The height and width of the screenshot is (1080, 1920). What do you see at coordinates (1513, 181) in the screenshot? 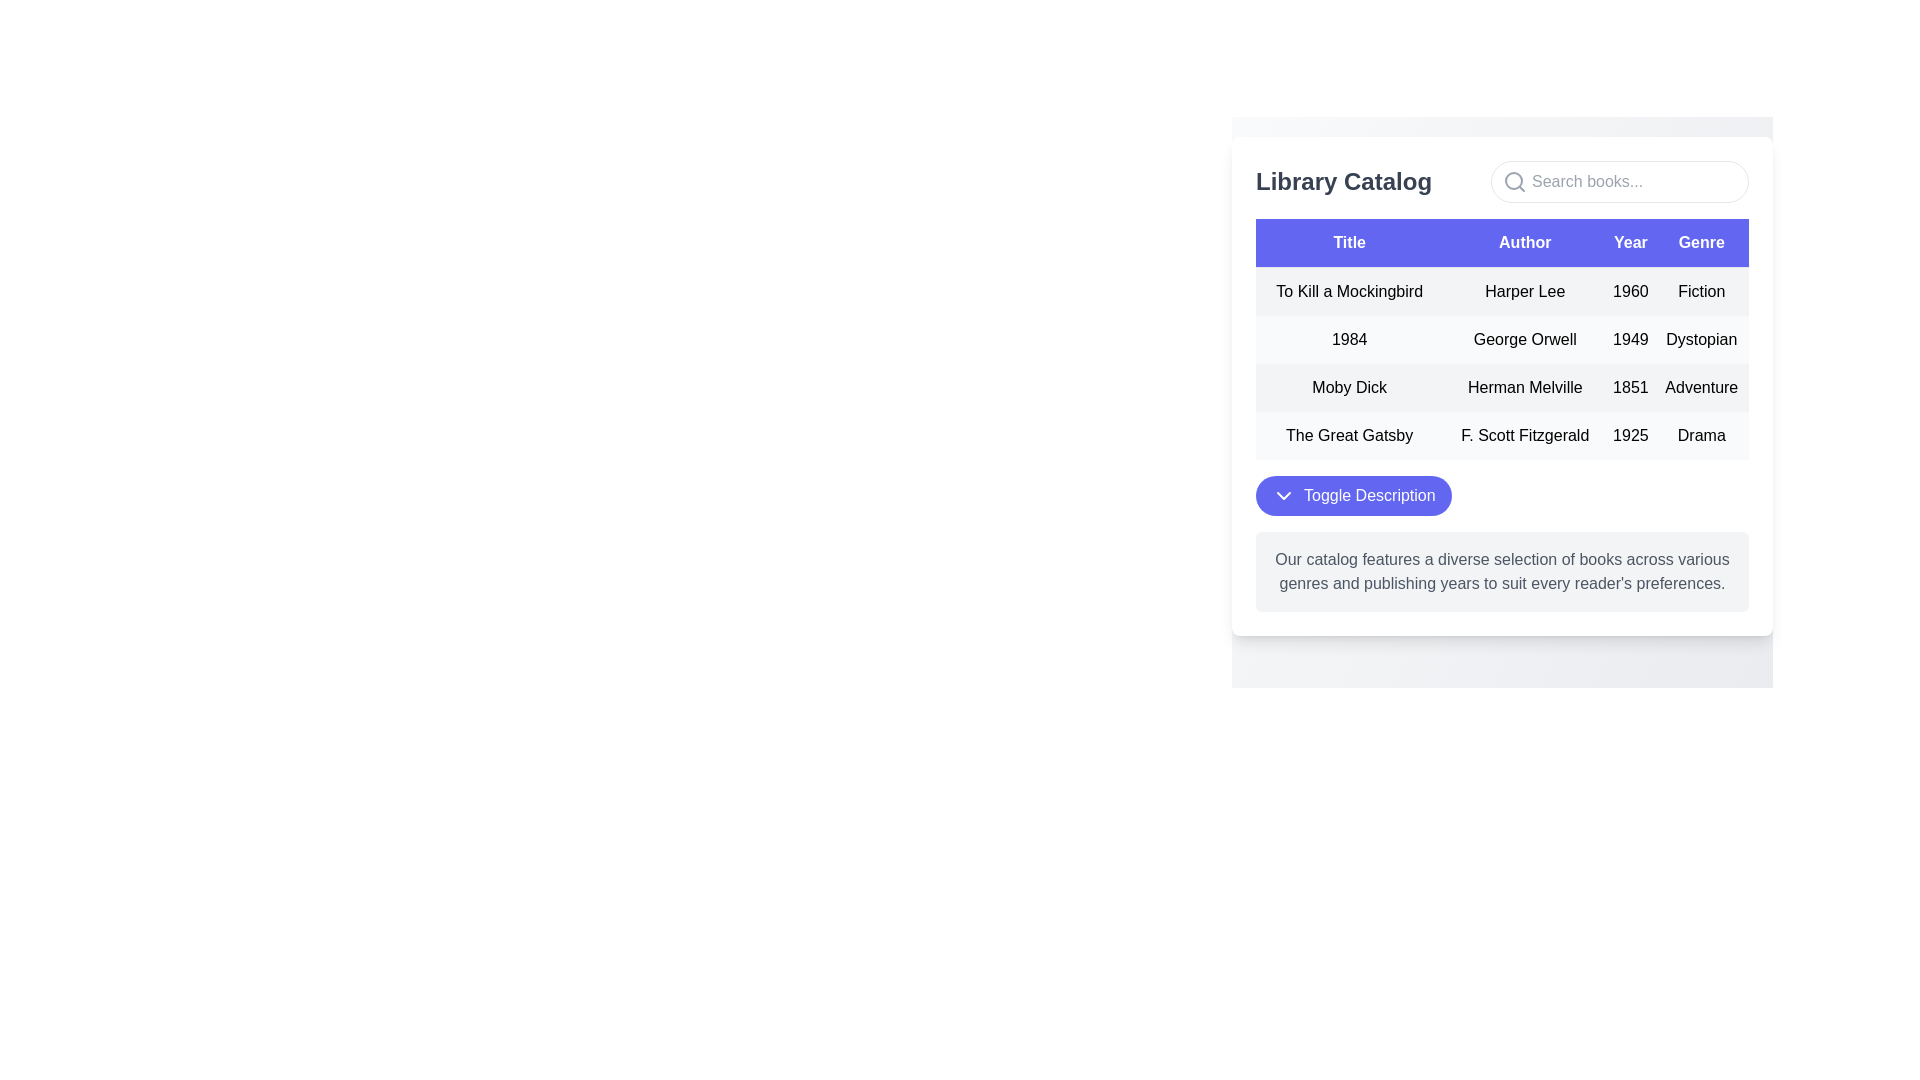
I see `SVG Circle that represents the lens of a magnifying glass icon, which is located to the left of the search input field in the top-right corner of the interface` at bounding box center [1513, 181].